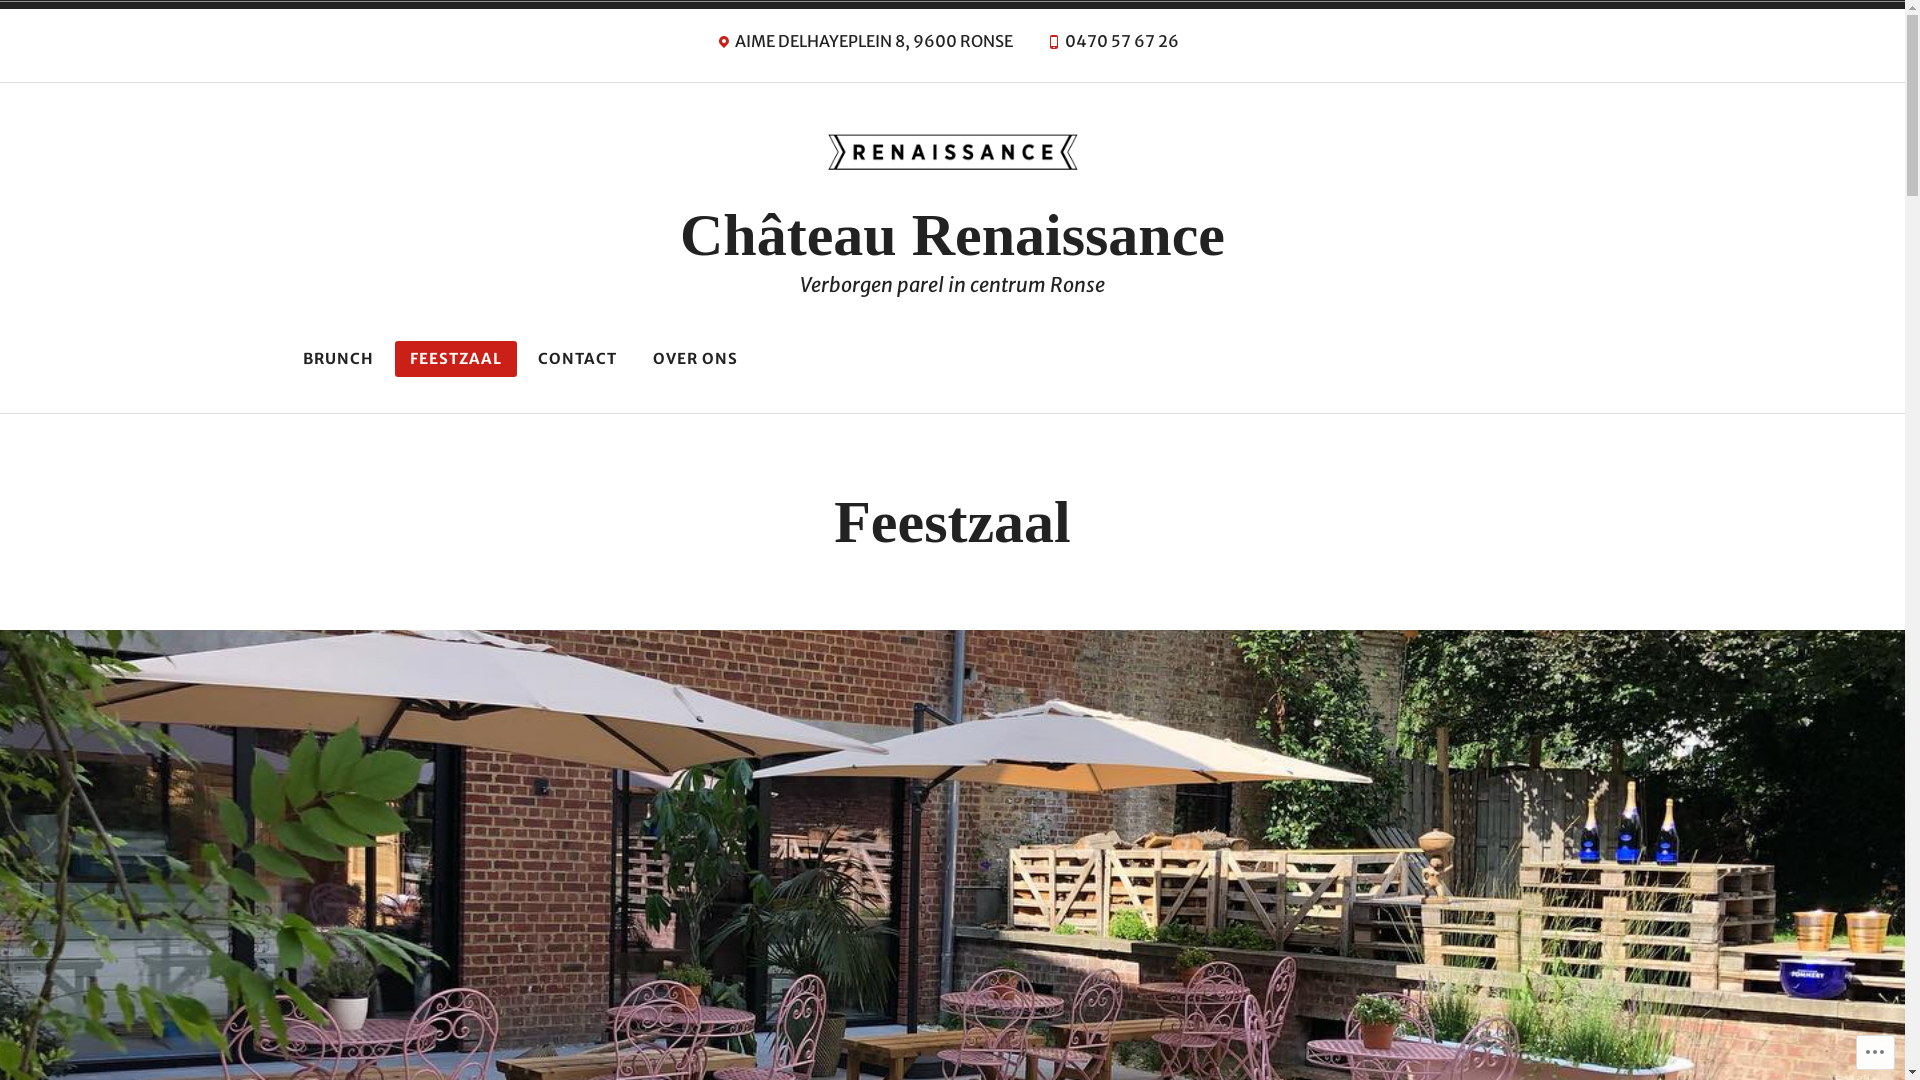 Image resolution: width=1920 pixels, height=1080 pixels. I want to click on 'Telefoon 0470 57 67 26', so click(1111, 45).